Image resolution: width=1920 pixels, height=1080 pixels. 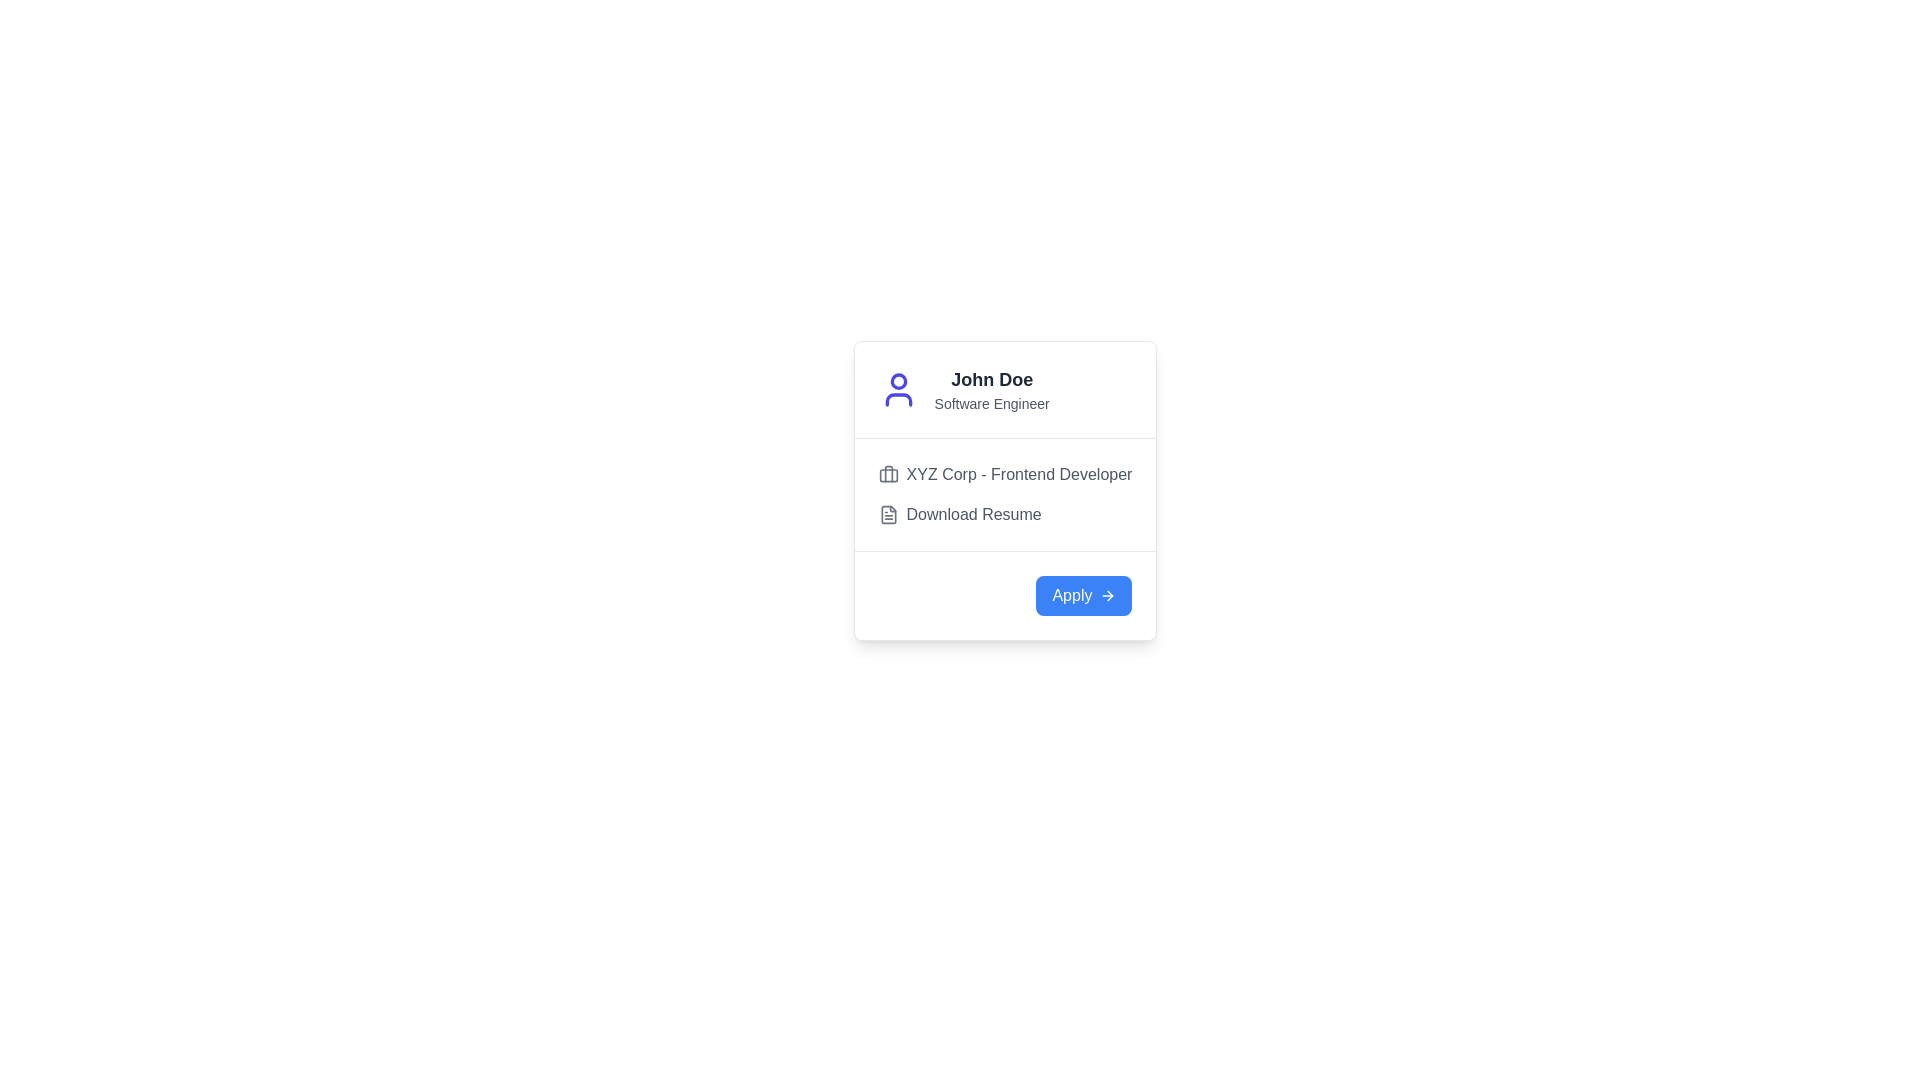 What do you see at coordinates (1005, 437) in the screenshot?
I see `the decorative Separator Line that visually separates user details and additional information within the card layout` at bounding box center [1005, 437].